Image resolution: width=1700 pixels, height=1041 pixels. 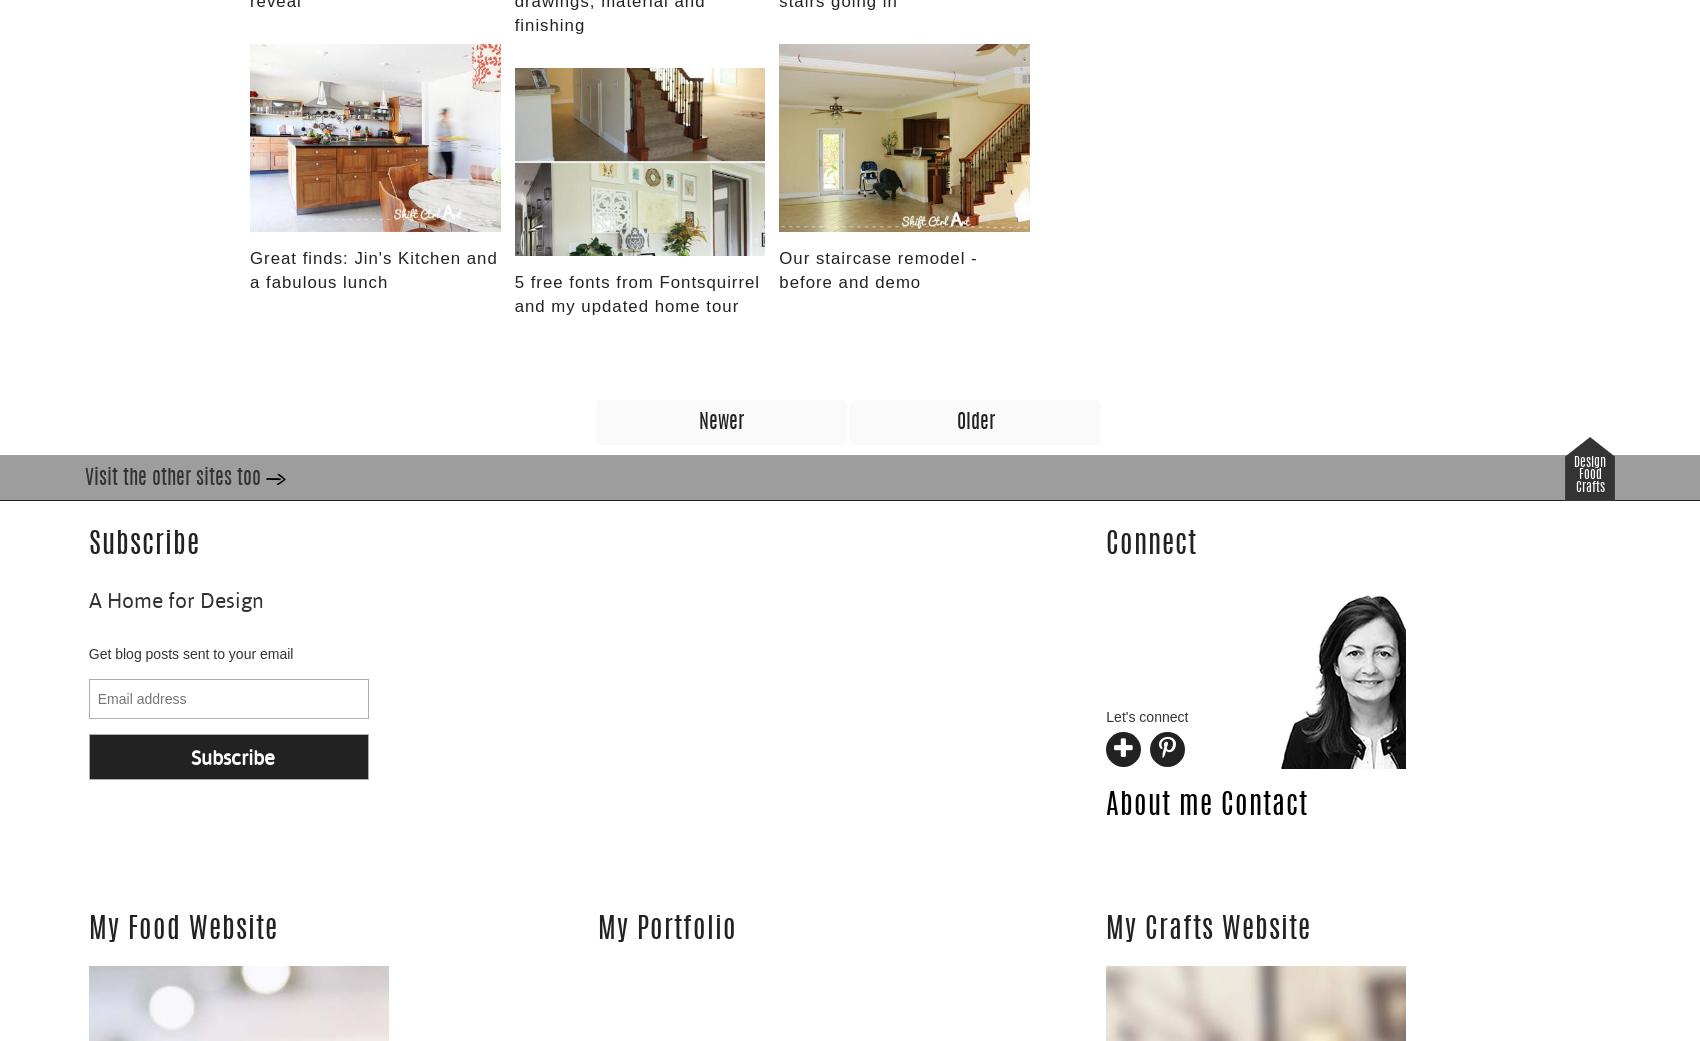 What do you see at coordinates (189, 652) in the screenshot?
I see `'Get blog posts sent to your email'` at bounding box center [189, 652].